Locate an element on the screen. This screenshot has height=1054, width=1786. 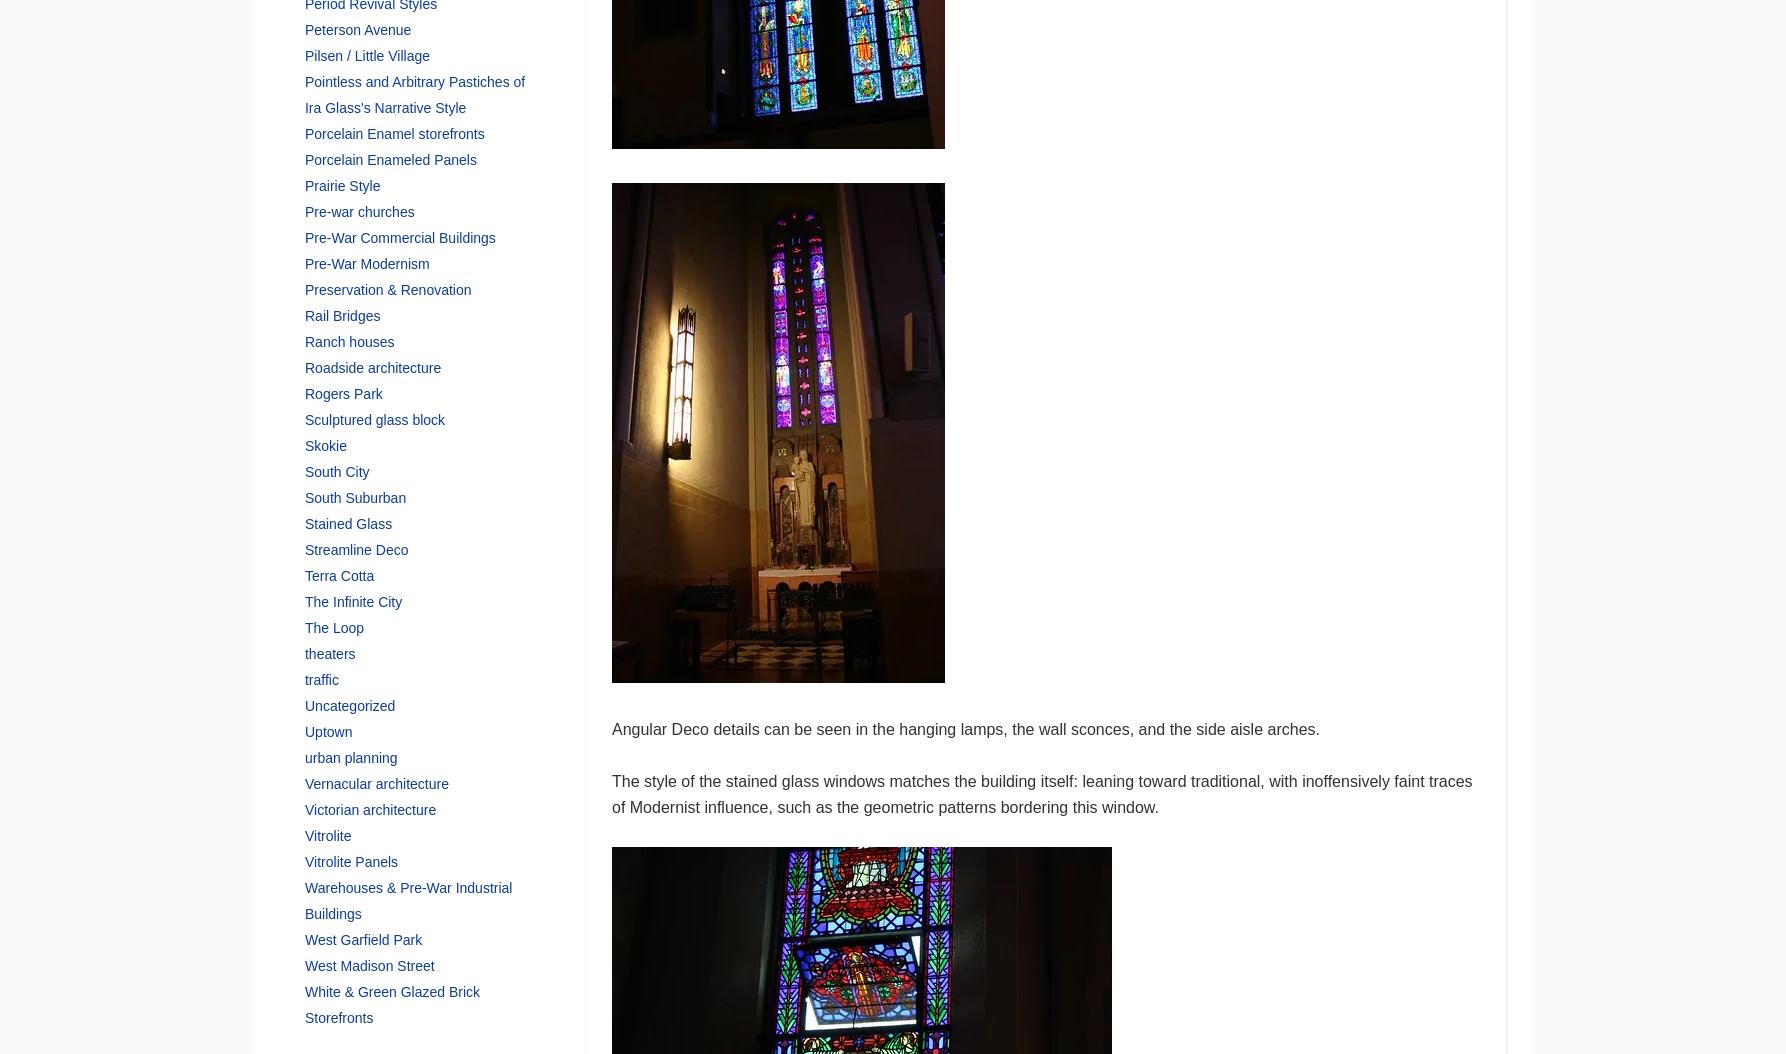
'urban planning' is located at coordinates (303, 756).